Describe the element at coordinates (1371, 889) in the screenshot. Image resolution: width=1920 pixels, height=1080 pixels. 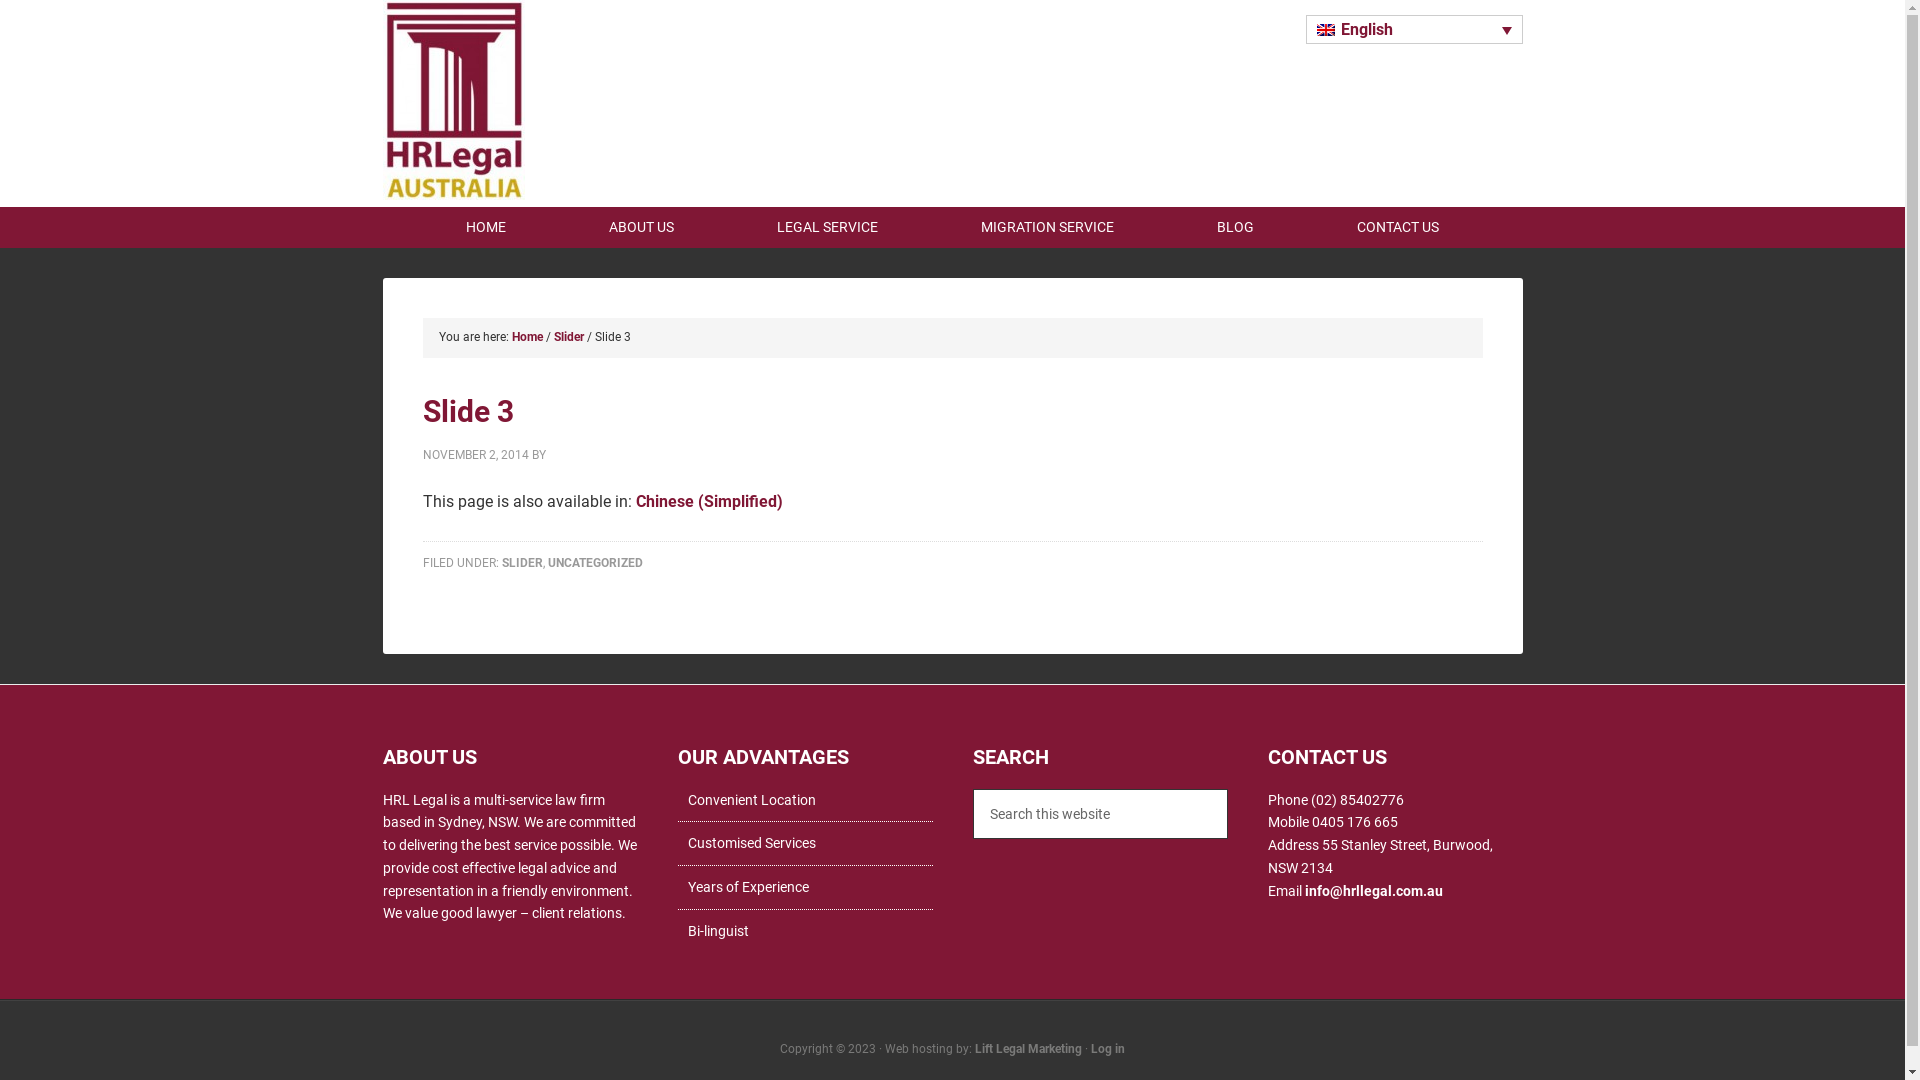
I see `' info@hrllegal.com.au'` at that location.